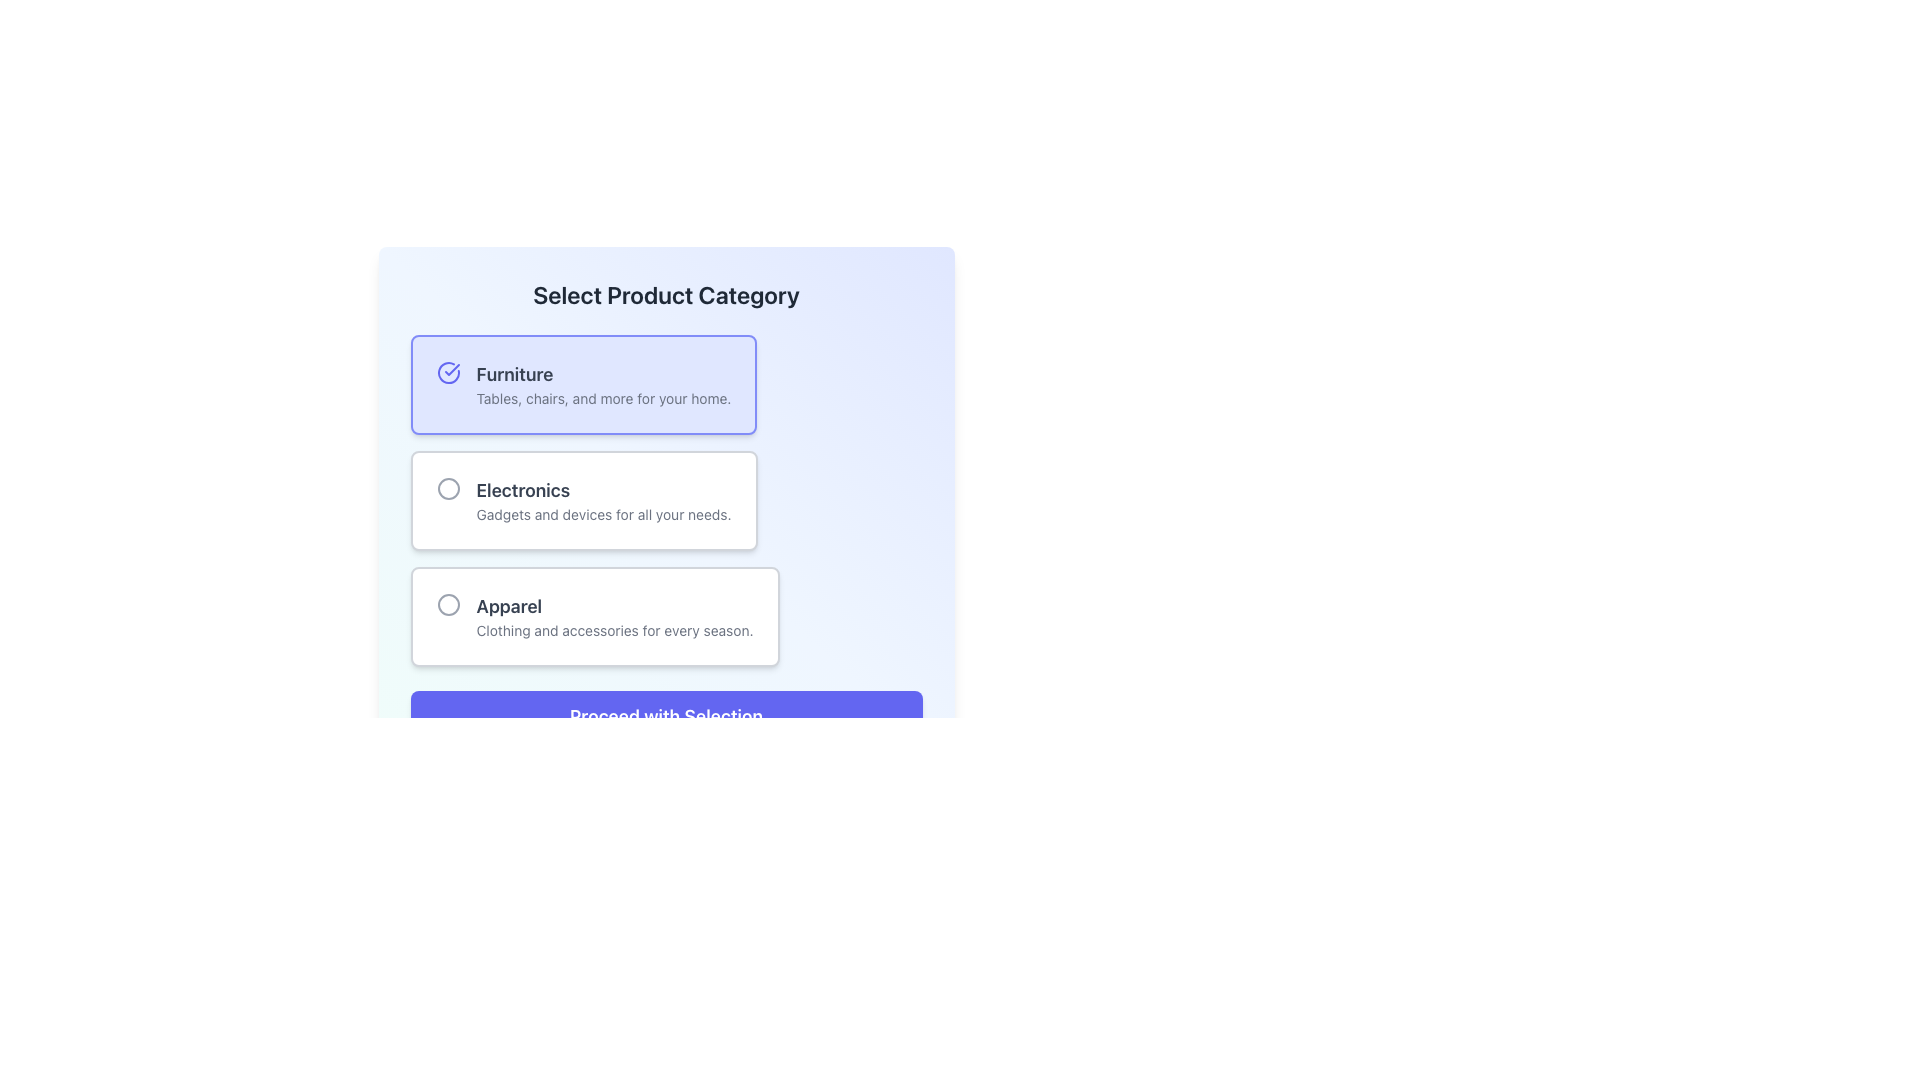  Describe the element at coordinates (666, 716) in the screenshot. I see `the confirmation button located at the bottom of the product category section` at that location.